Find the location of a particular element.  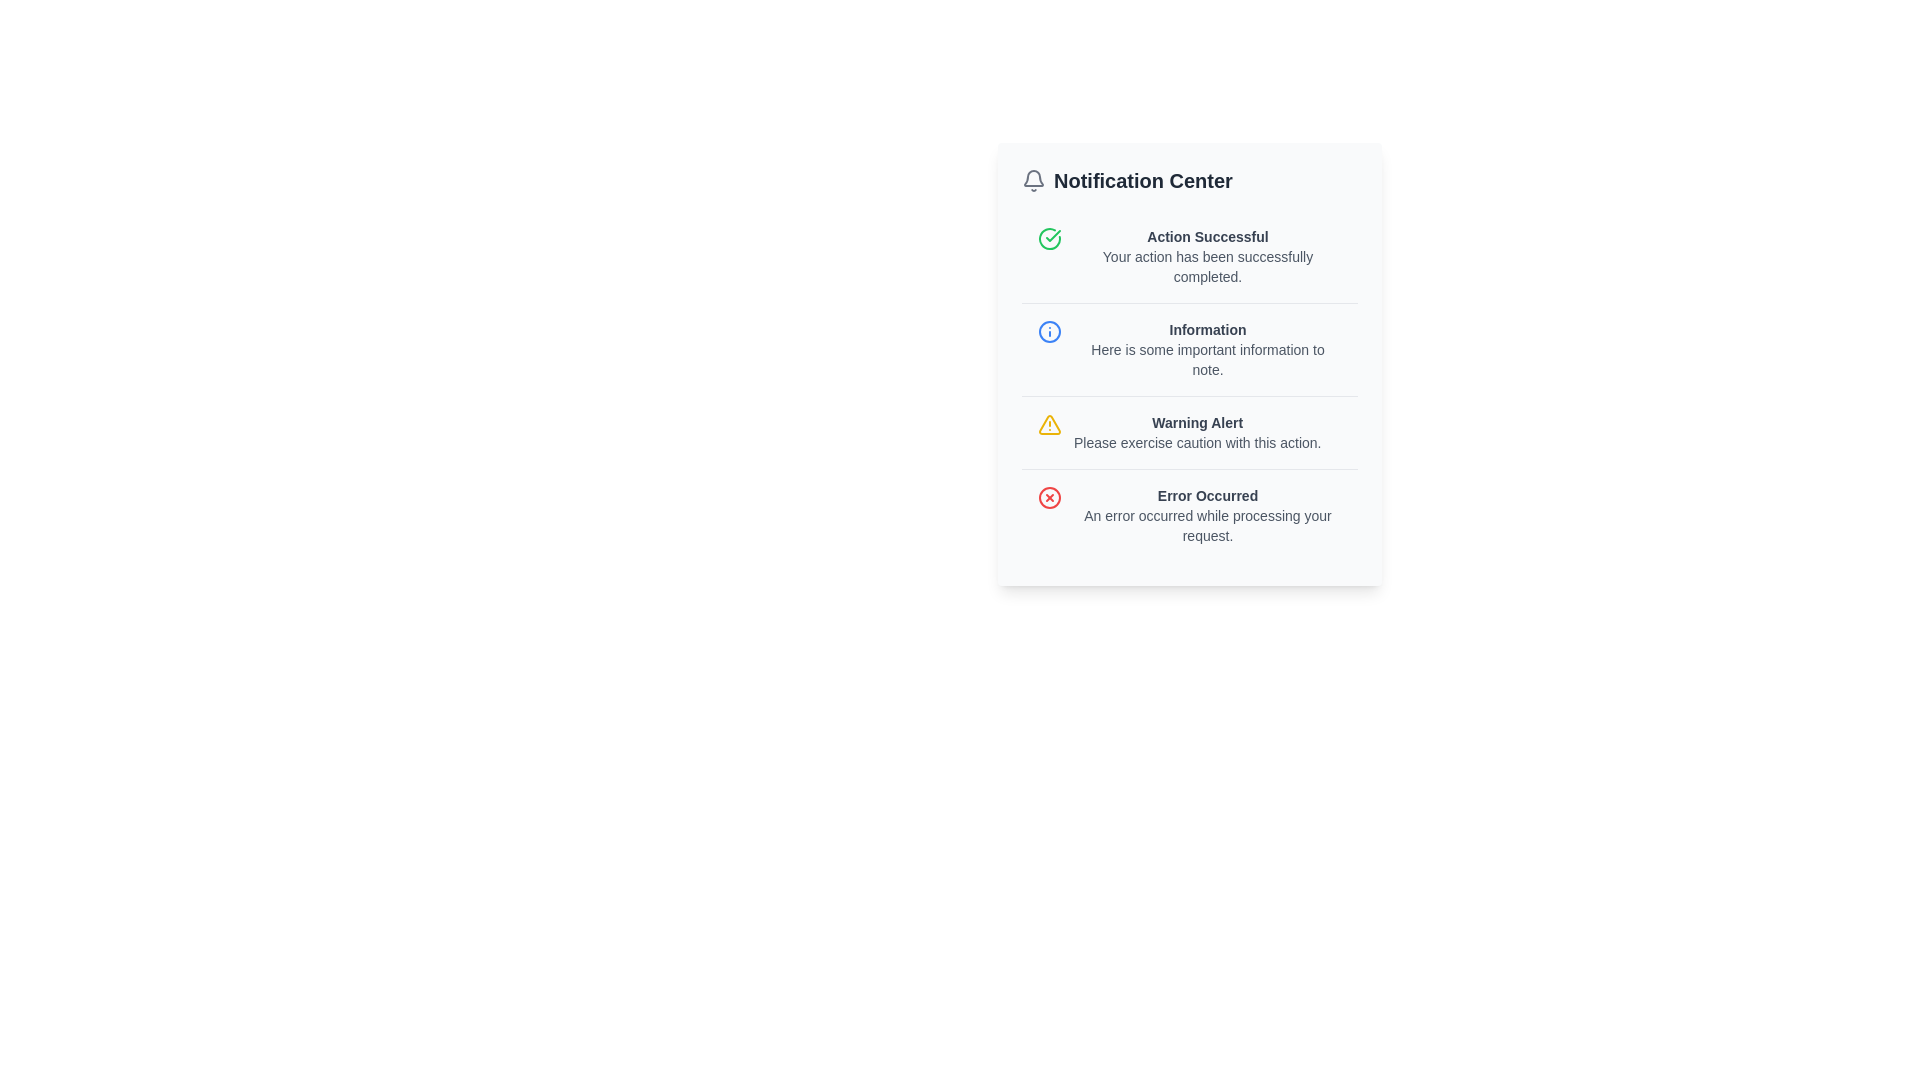

the compact green checkmark icon located in the upper-left corner of the 'Action Successful' notification card, which is nested within a larger circular green icon indicating success status is located at coordinates (1052, 234).